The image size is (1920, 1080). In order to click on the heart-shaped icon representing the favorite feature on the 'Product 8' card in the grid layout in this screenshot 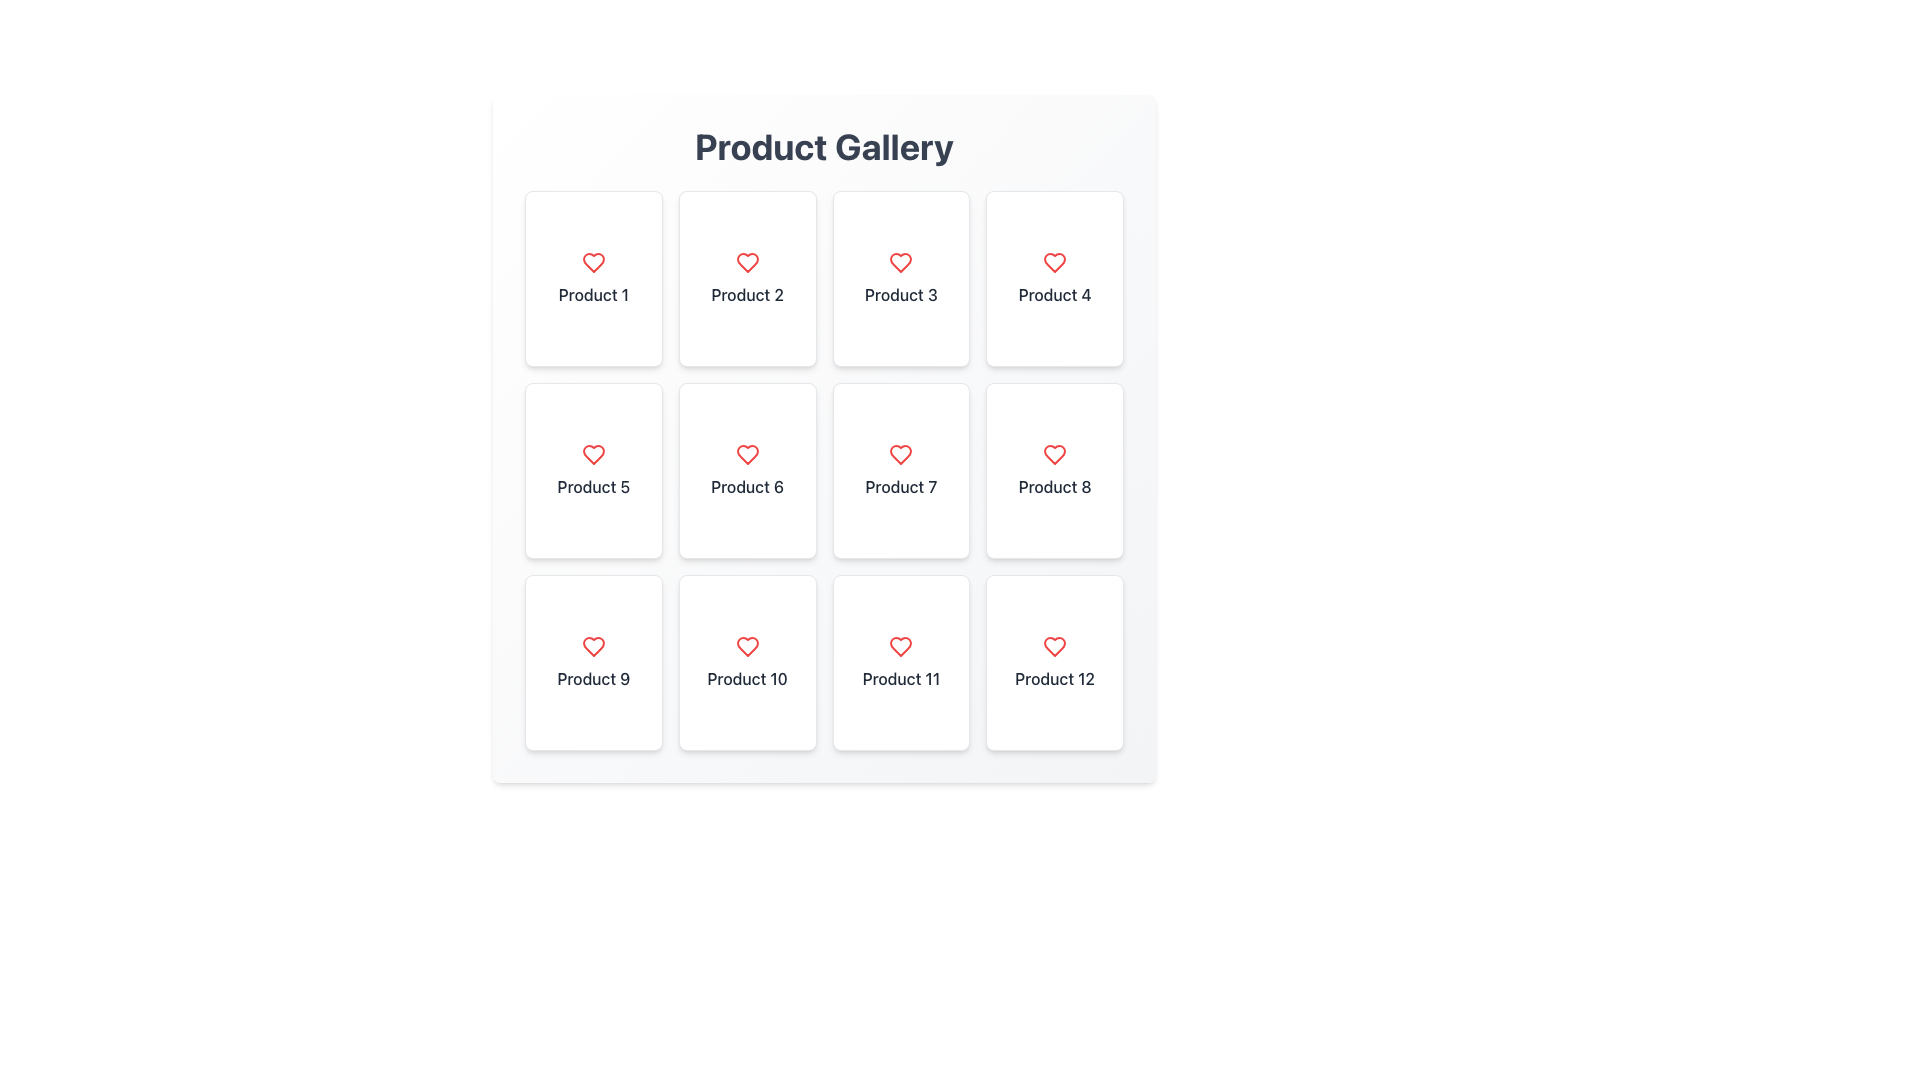, I will do `click(1054, 455)`.